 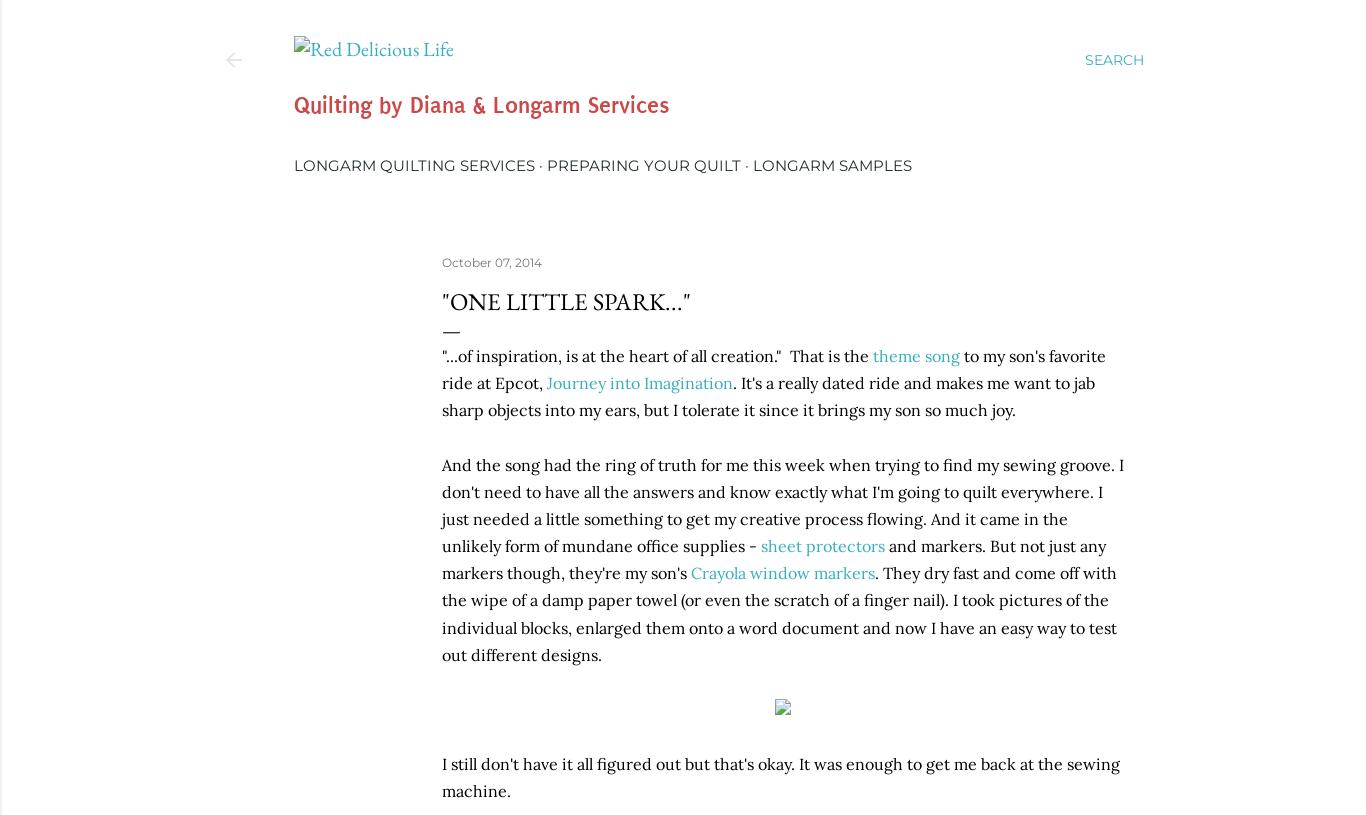 What do you see at coordinates (441, 299) in the screenshot?
I see `'"One Little Spark..."'` at bounding box center [441, 299].